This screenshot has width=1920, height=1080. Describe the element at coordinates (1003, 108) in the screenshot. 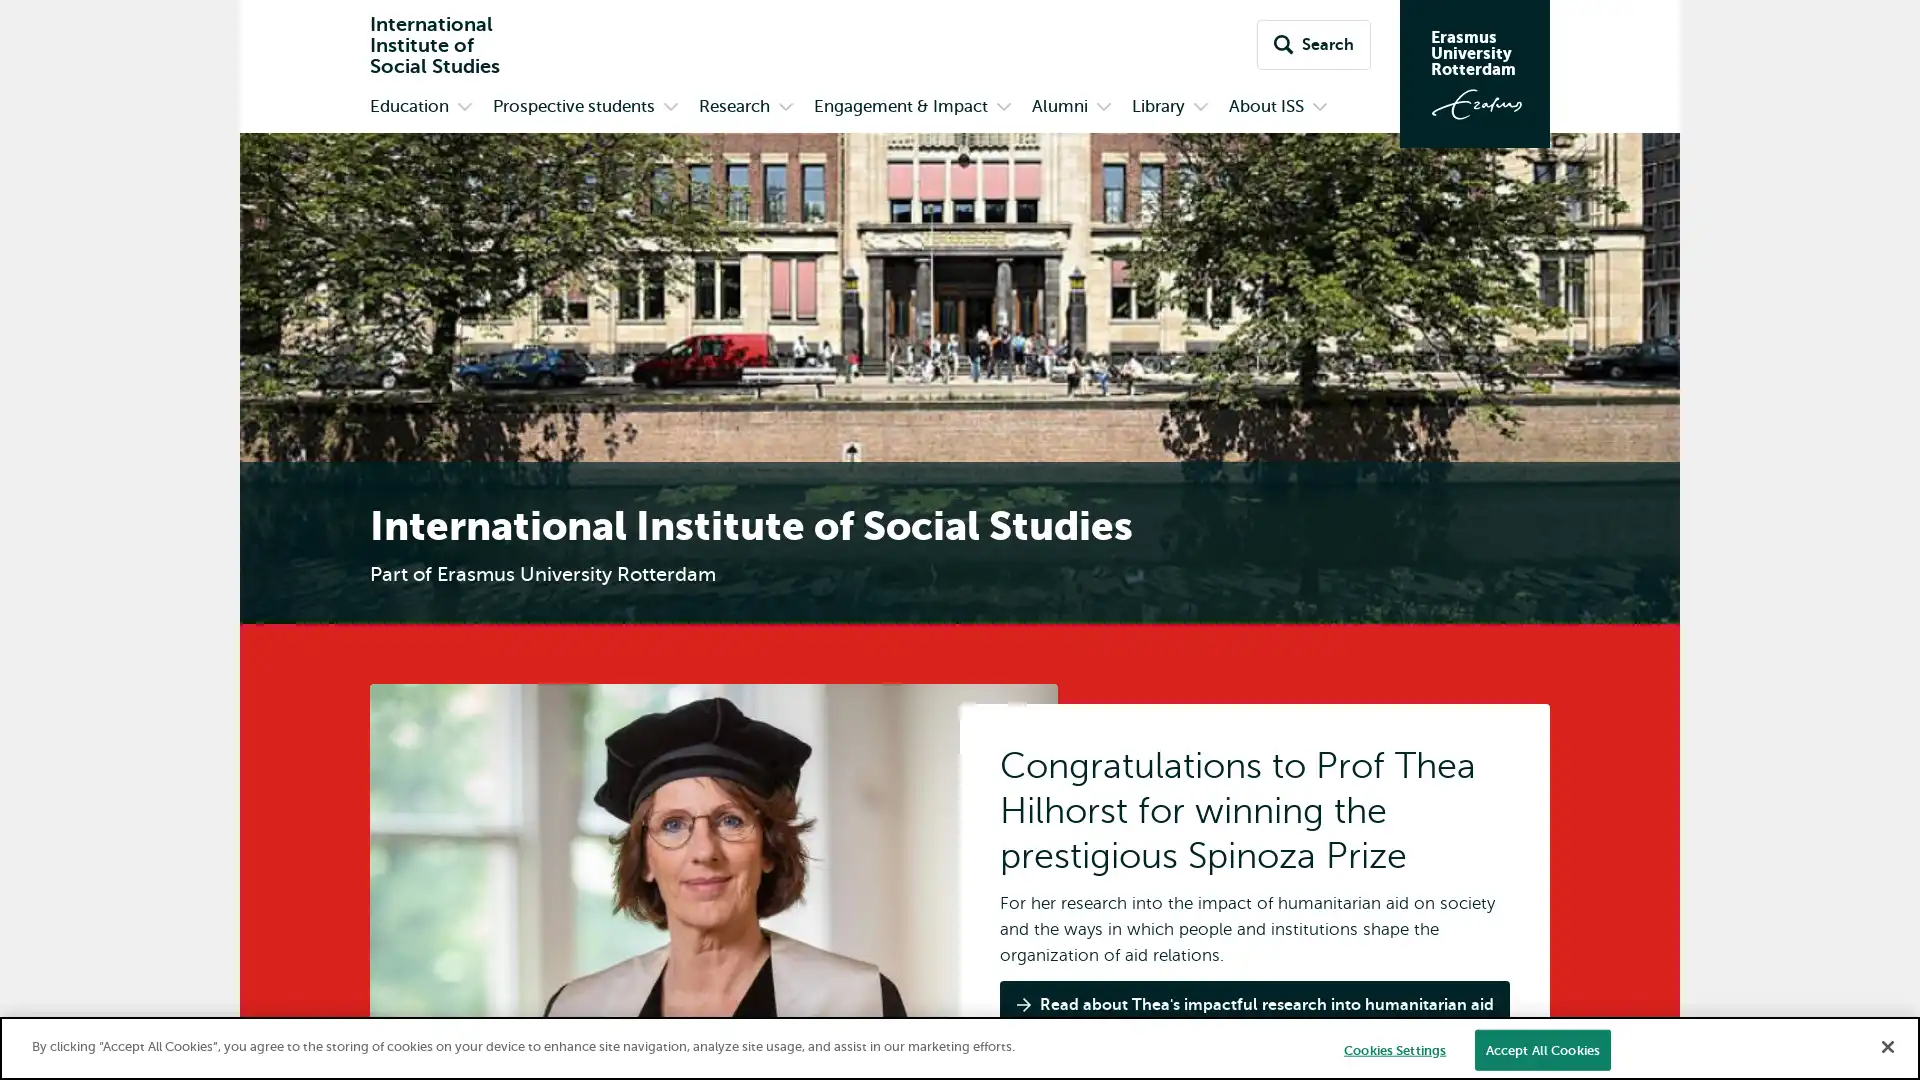

I see `Open submenu` at that location.